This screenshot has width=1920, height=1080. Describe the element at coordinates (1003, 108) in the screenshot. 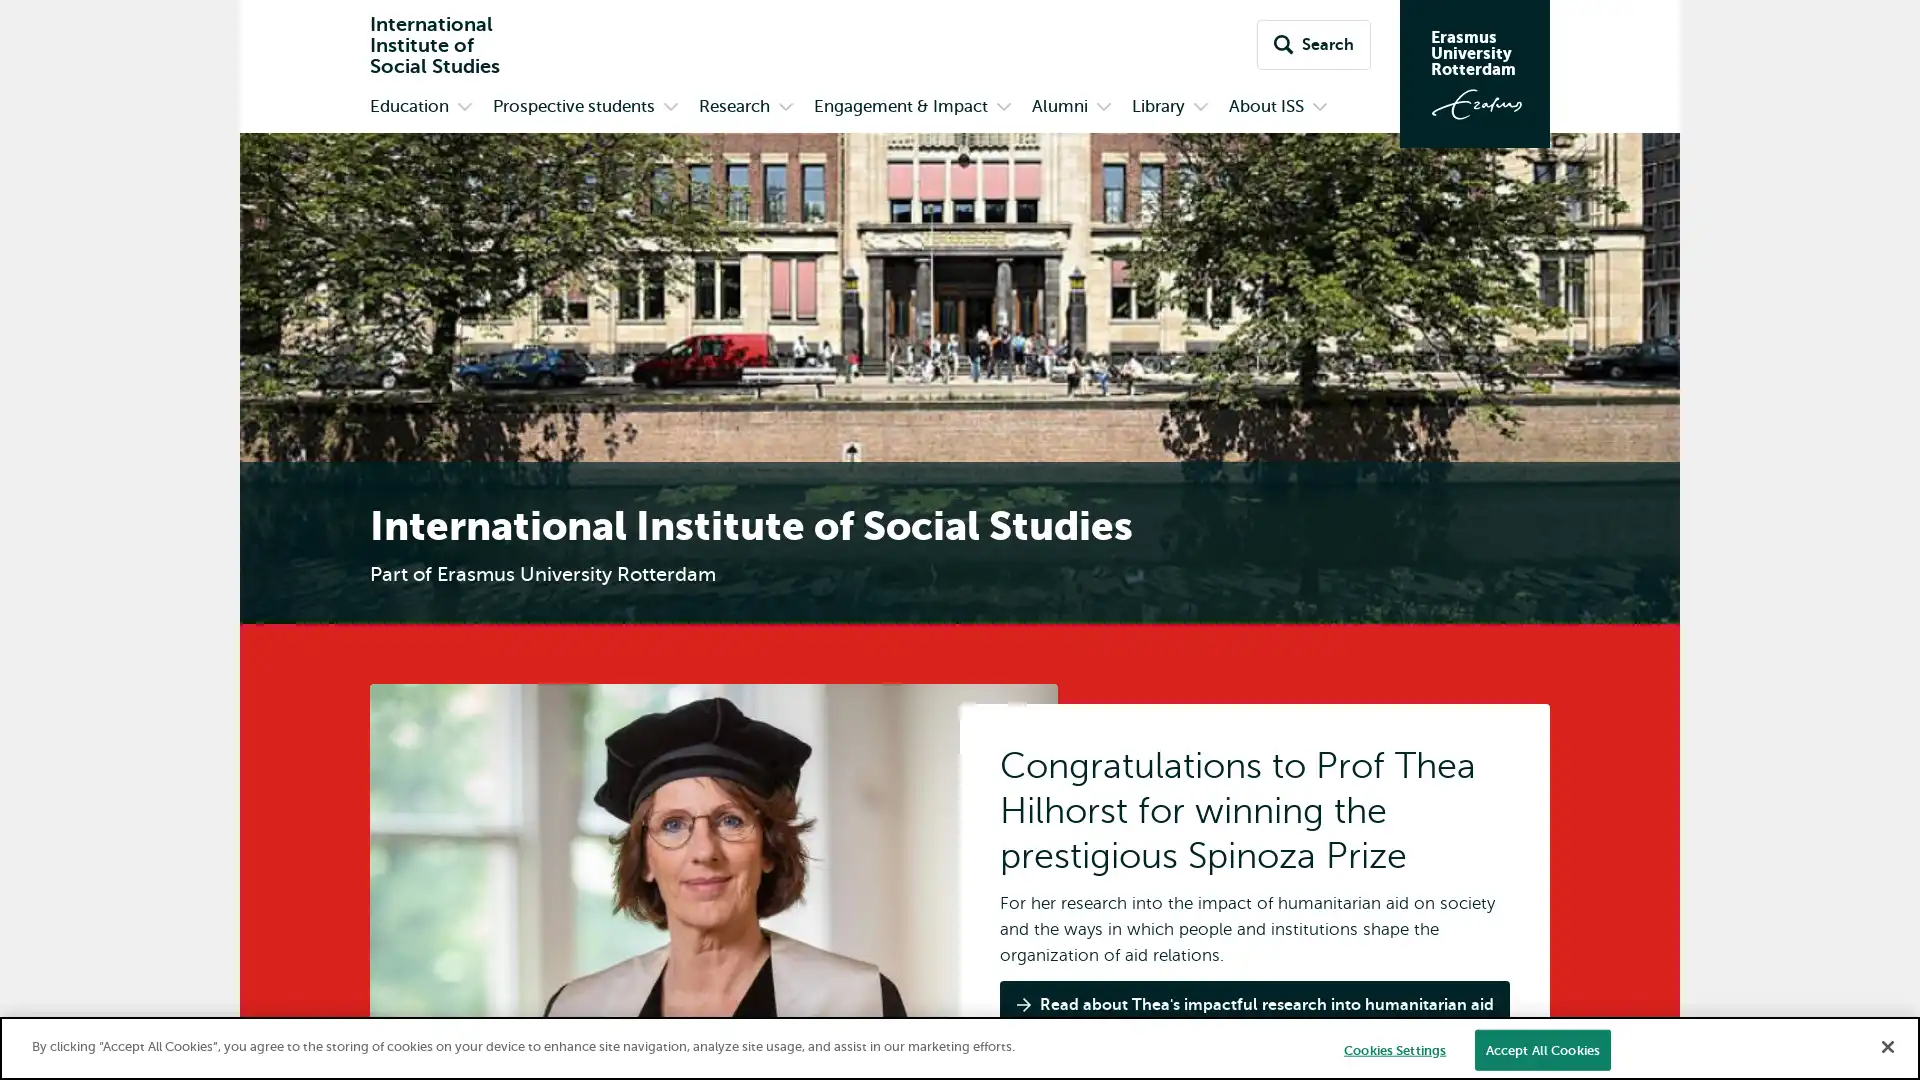

I see `Open submenu` at that location.